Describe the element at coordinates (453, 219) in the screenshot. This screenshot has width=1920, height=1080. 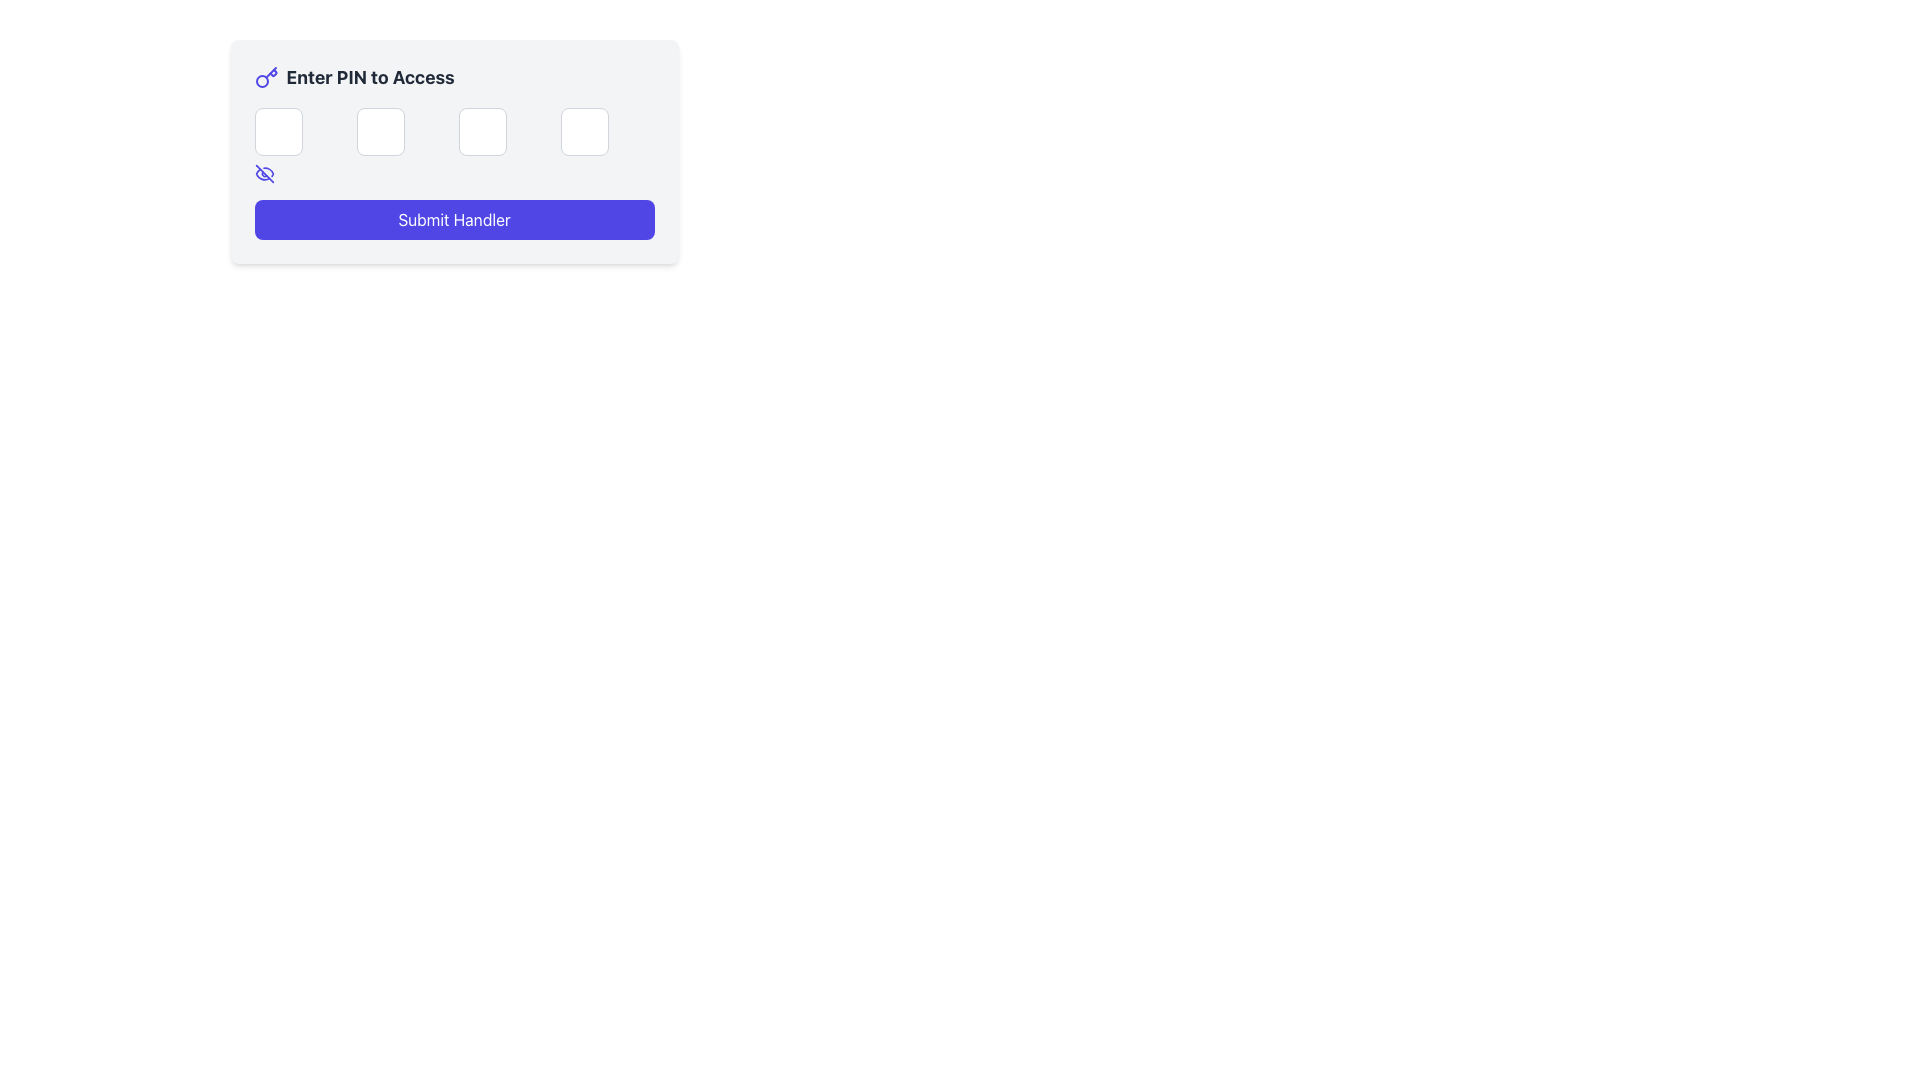
I see `the submit button located in the lower part of the card layout, which has a light-gray background and is positioned below the title 'Enter PIN` at that location.